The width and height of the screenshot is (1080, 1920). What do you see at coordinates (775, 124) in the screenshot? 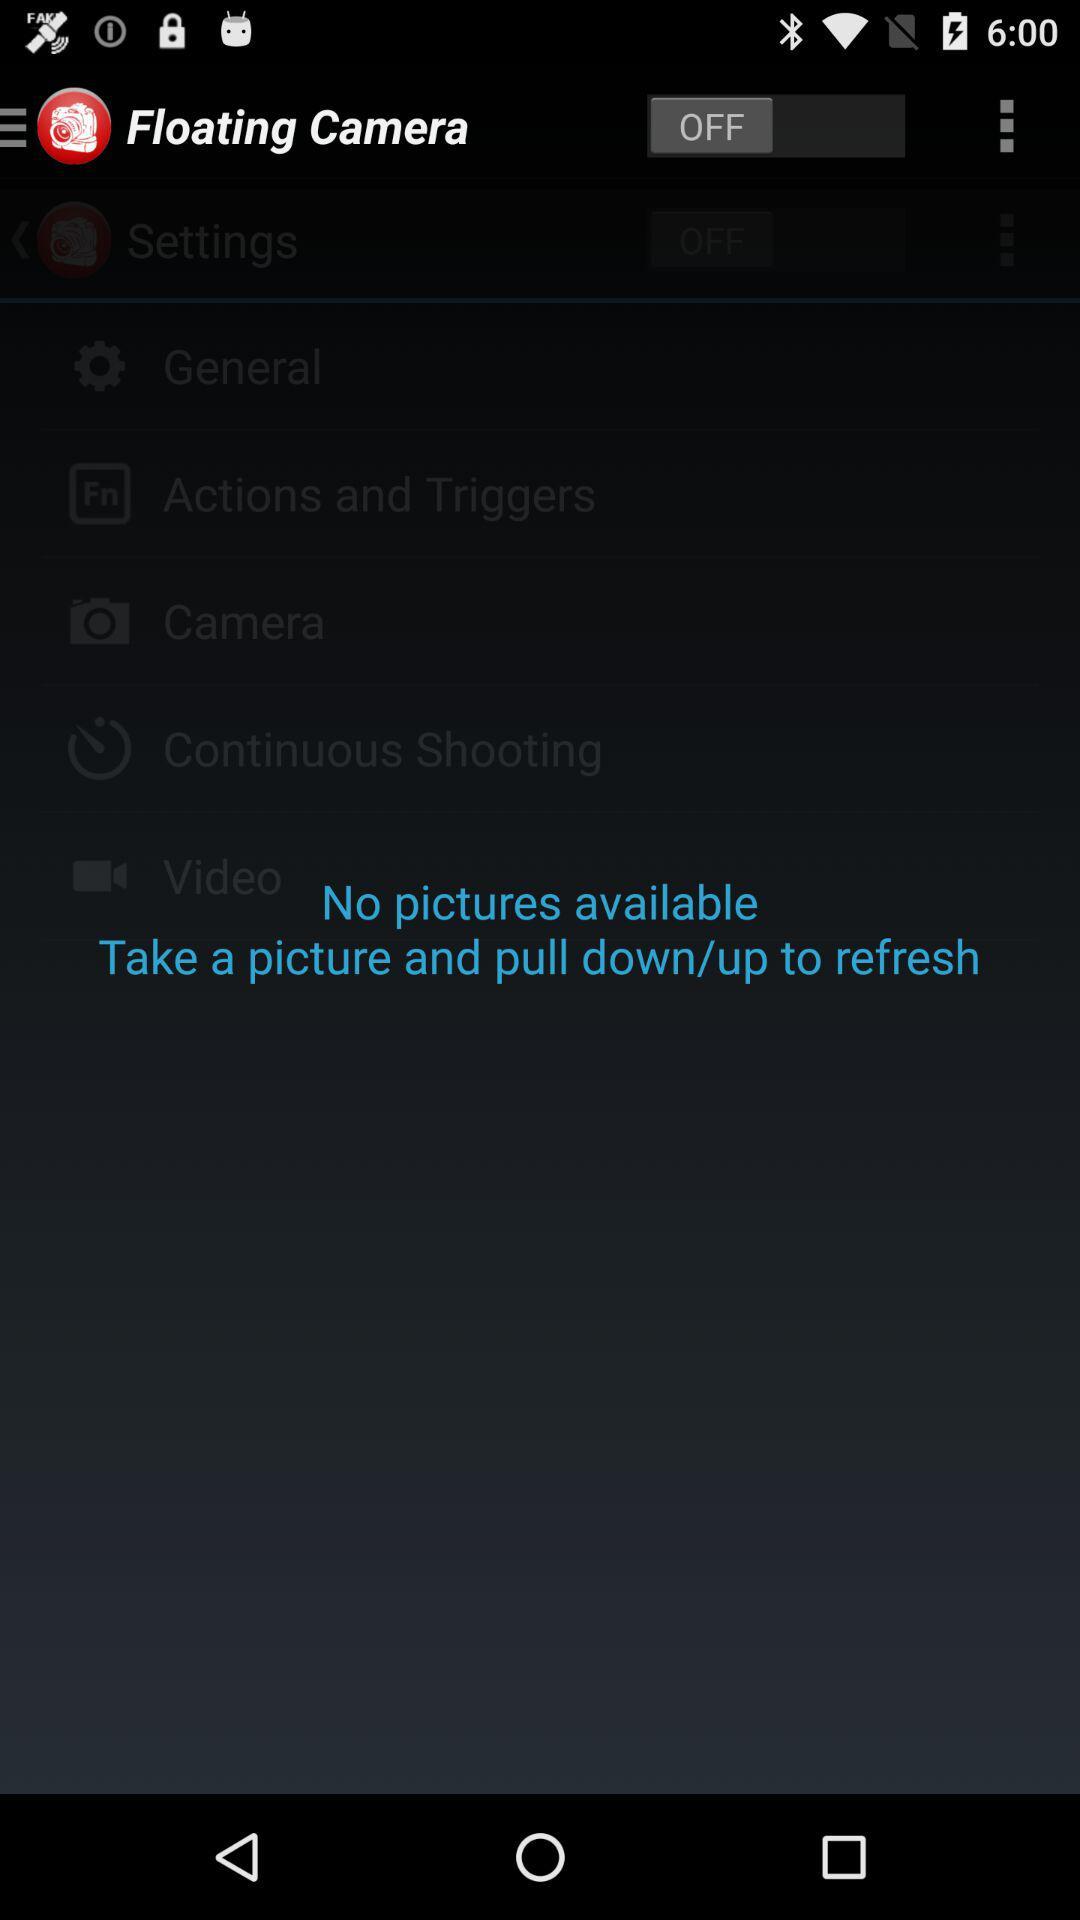
I see `turn on/off floating camera` at bounding box center [775, 124].